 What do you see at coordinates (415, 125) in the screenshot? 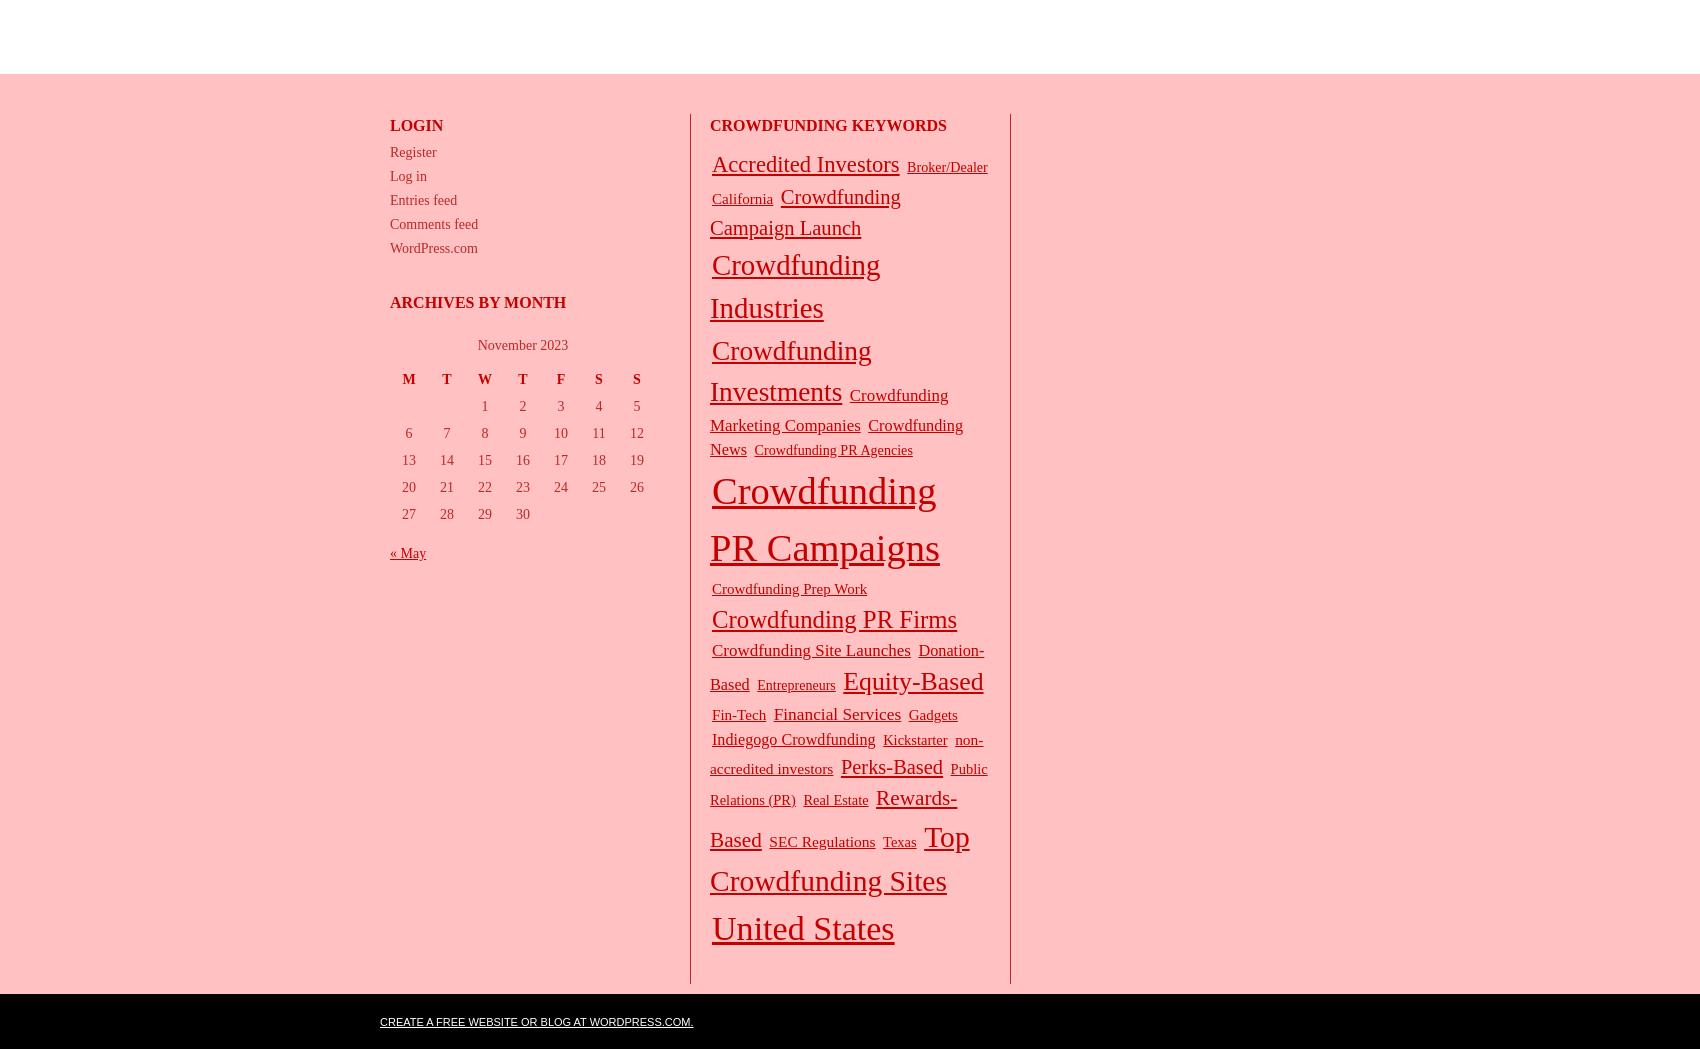
I see `'Login'` at bounding box center [415, 125].